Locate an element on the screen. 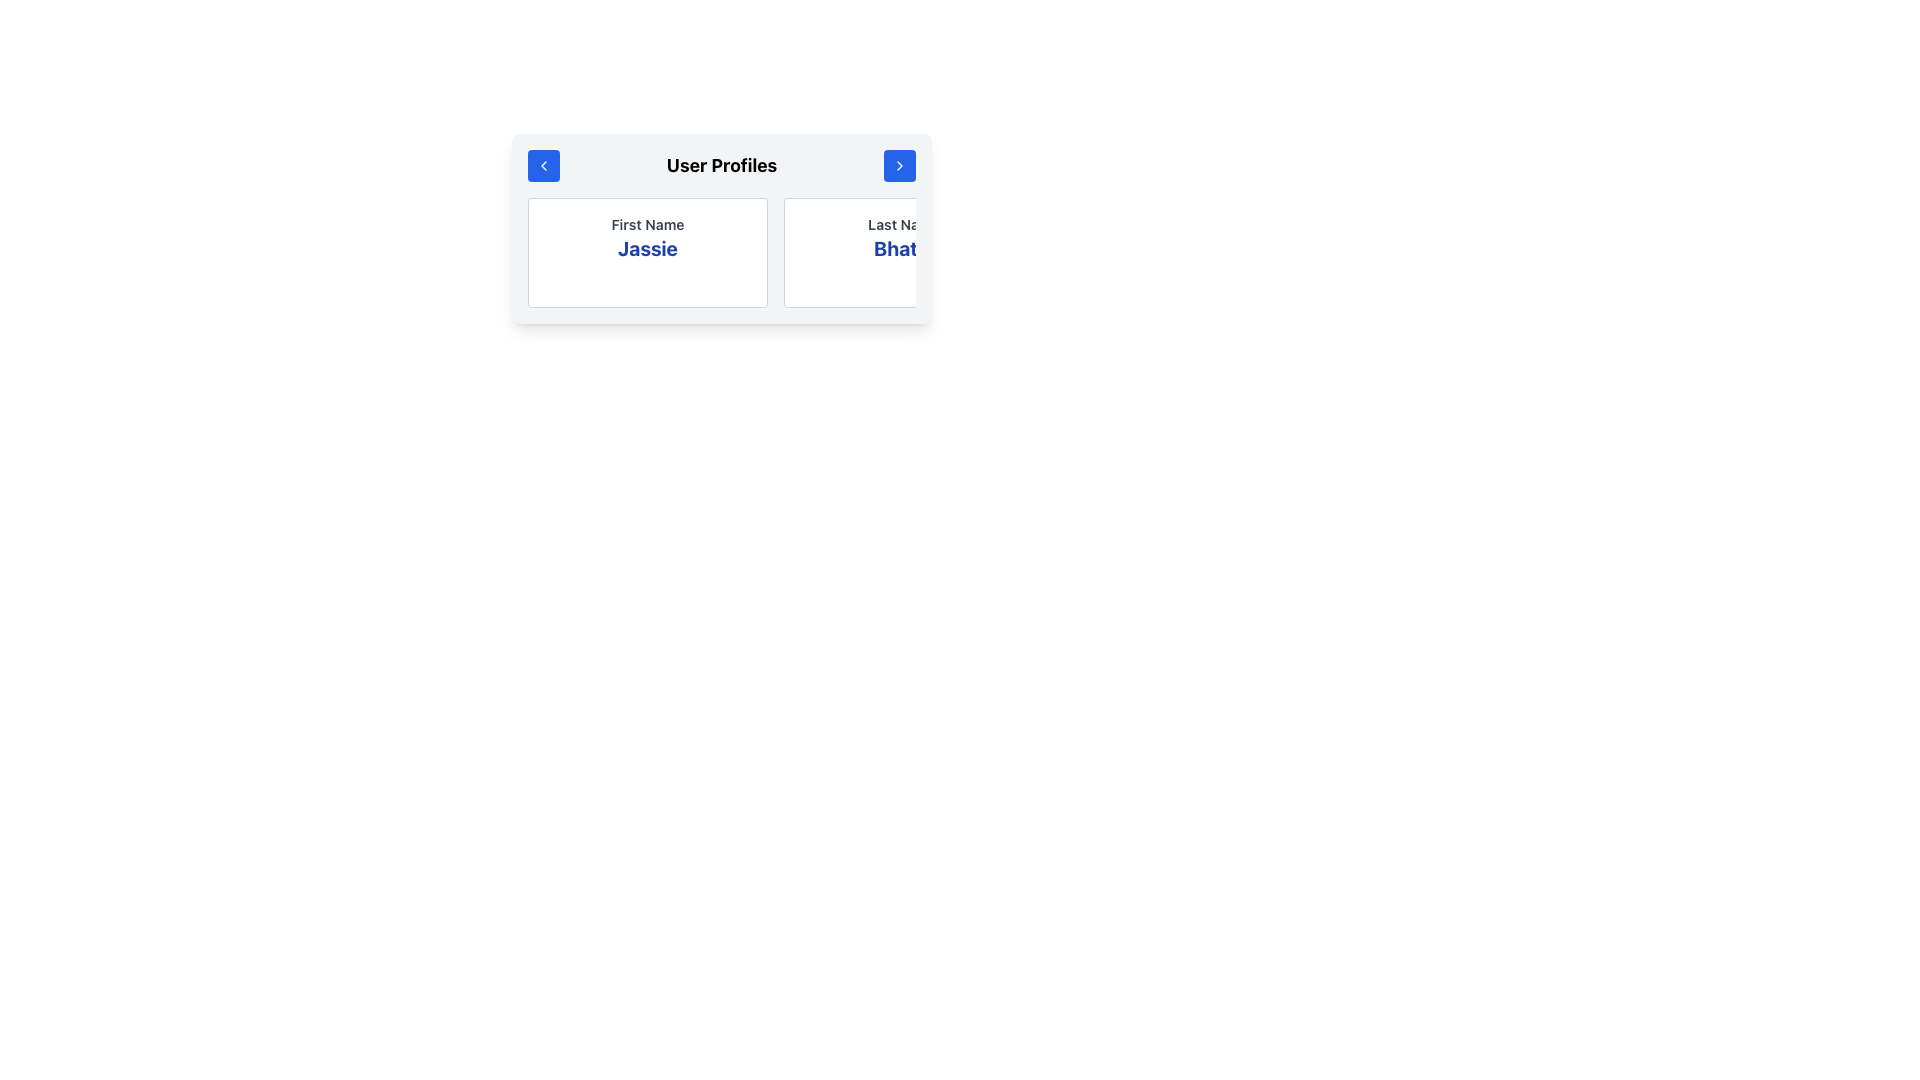 Image resolution: width=1920 pixels, height=1080 pixels. the Text Display element that shows 'Jassie' in bold, large, blue-colored font, located below the 'First Name' label is located at coordinates (648, 248).